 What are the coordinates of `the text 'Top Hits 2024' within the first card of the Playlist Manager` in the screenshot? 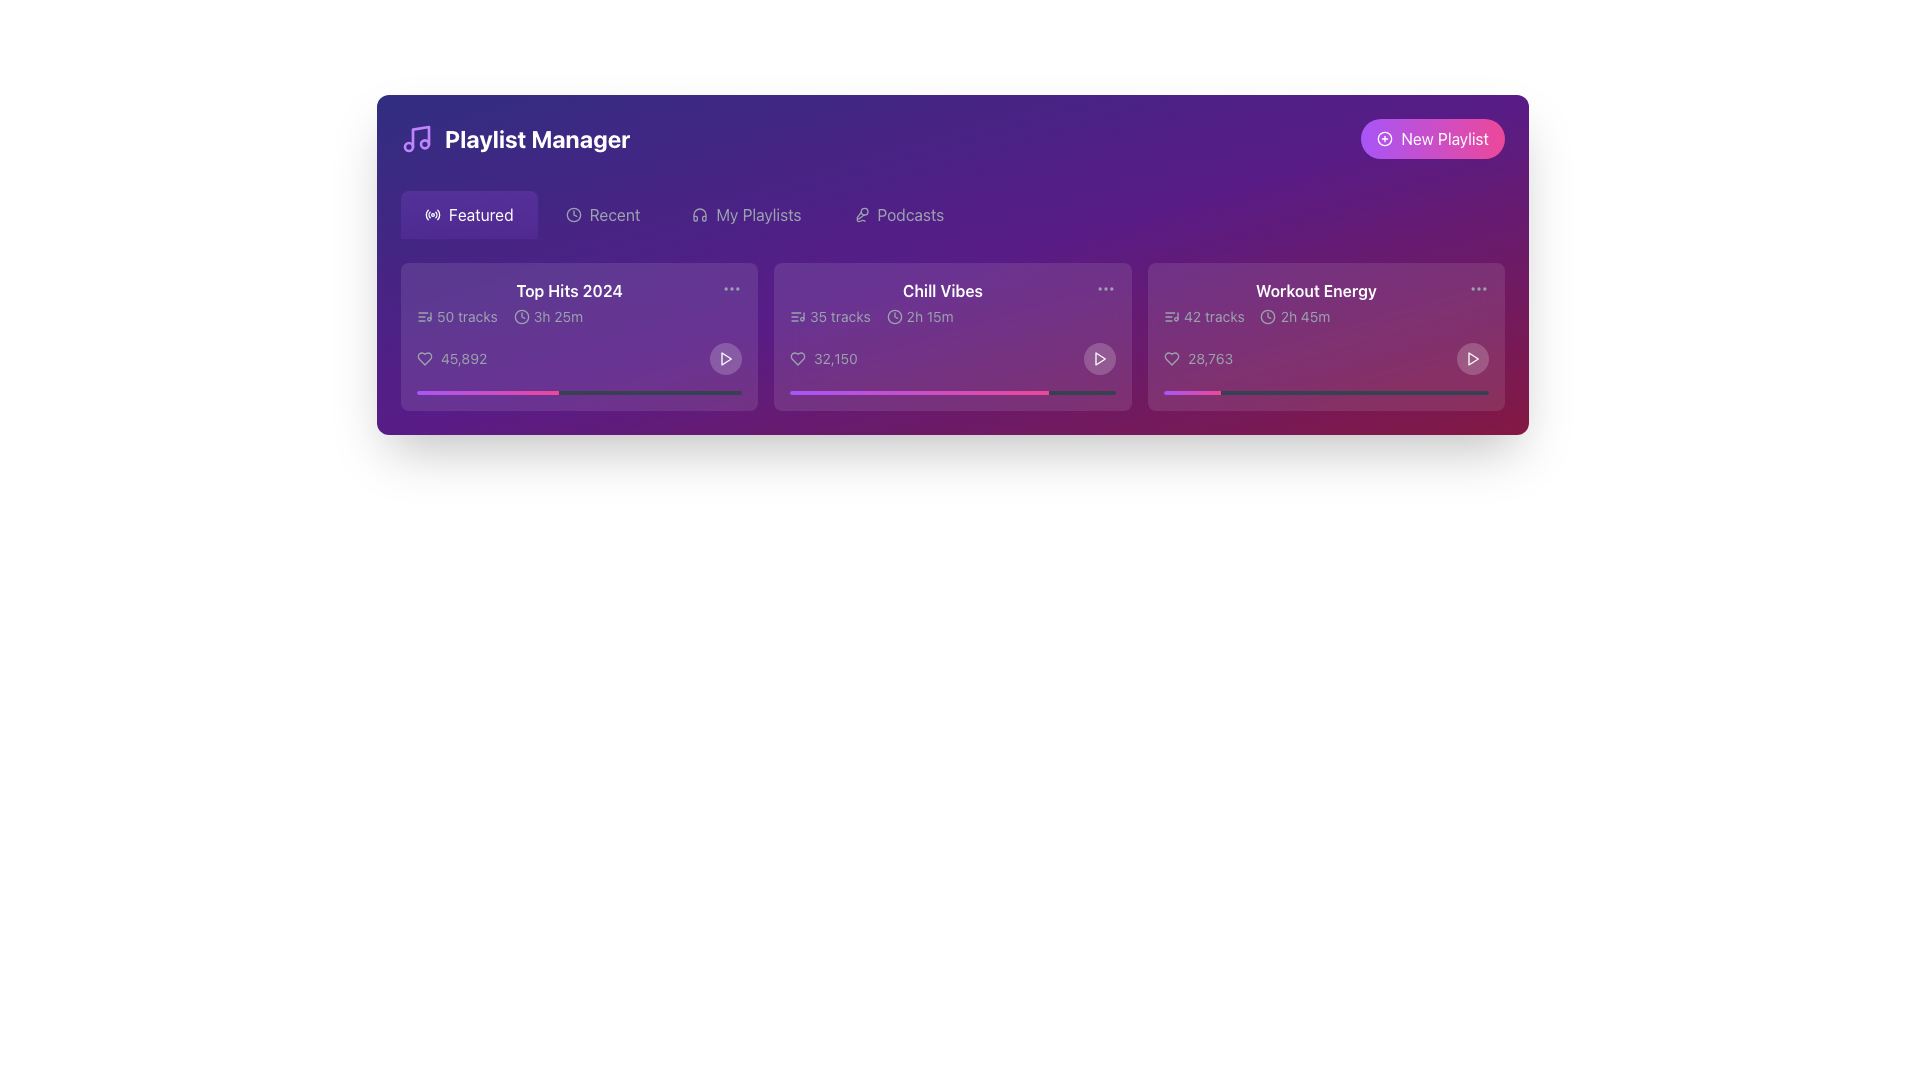 It's located at (578, 303).